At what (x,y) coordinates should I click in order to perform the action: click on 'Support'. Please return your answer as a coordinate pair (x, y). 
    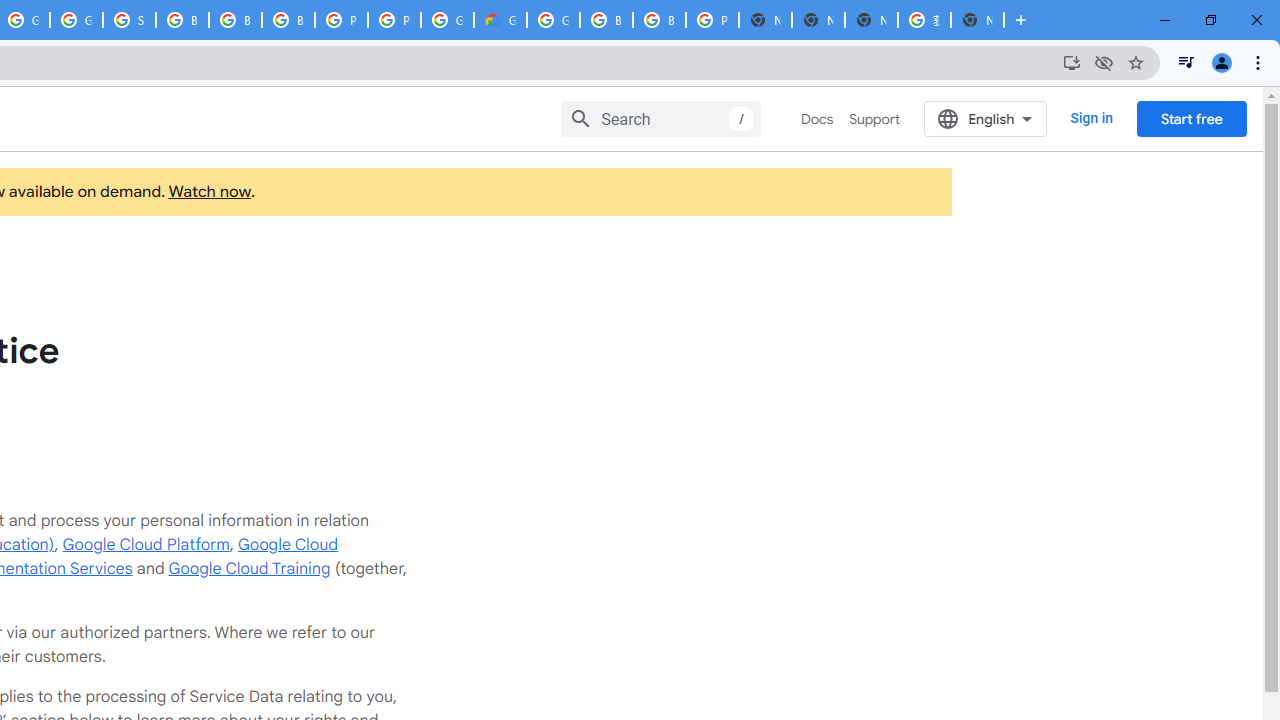
    Looking at the image, I should click on (874, 119).